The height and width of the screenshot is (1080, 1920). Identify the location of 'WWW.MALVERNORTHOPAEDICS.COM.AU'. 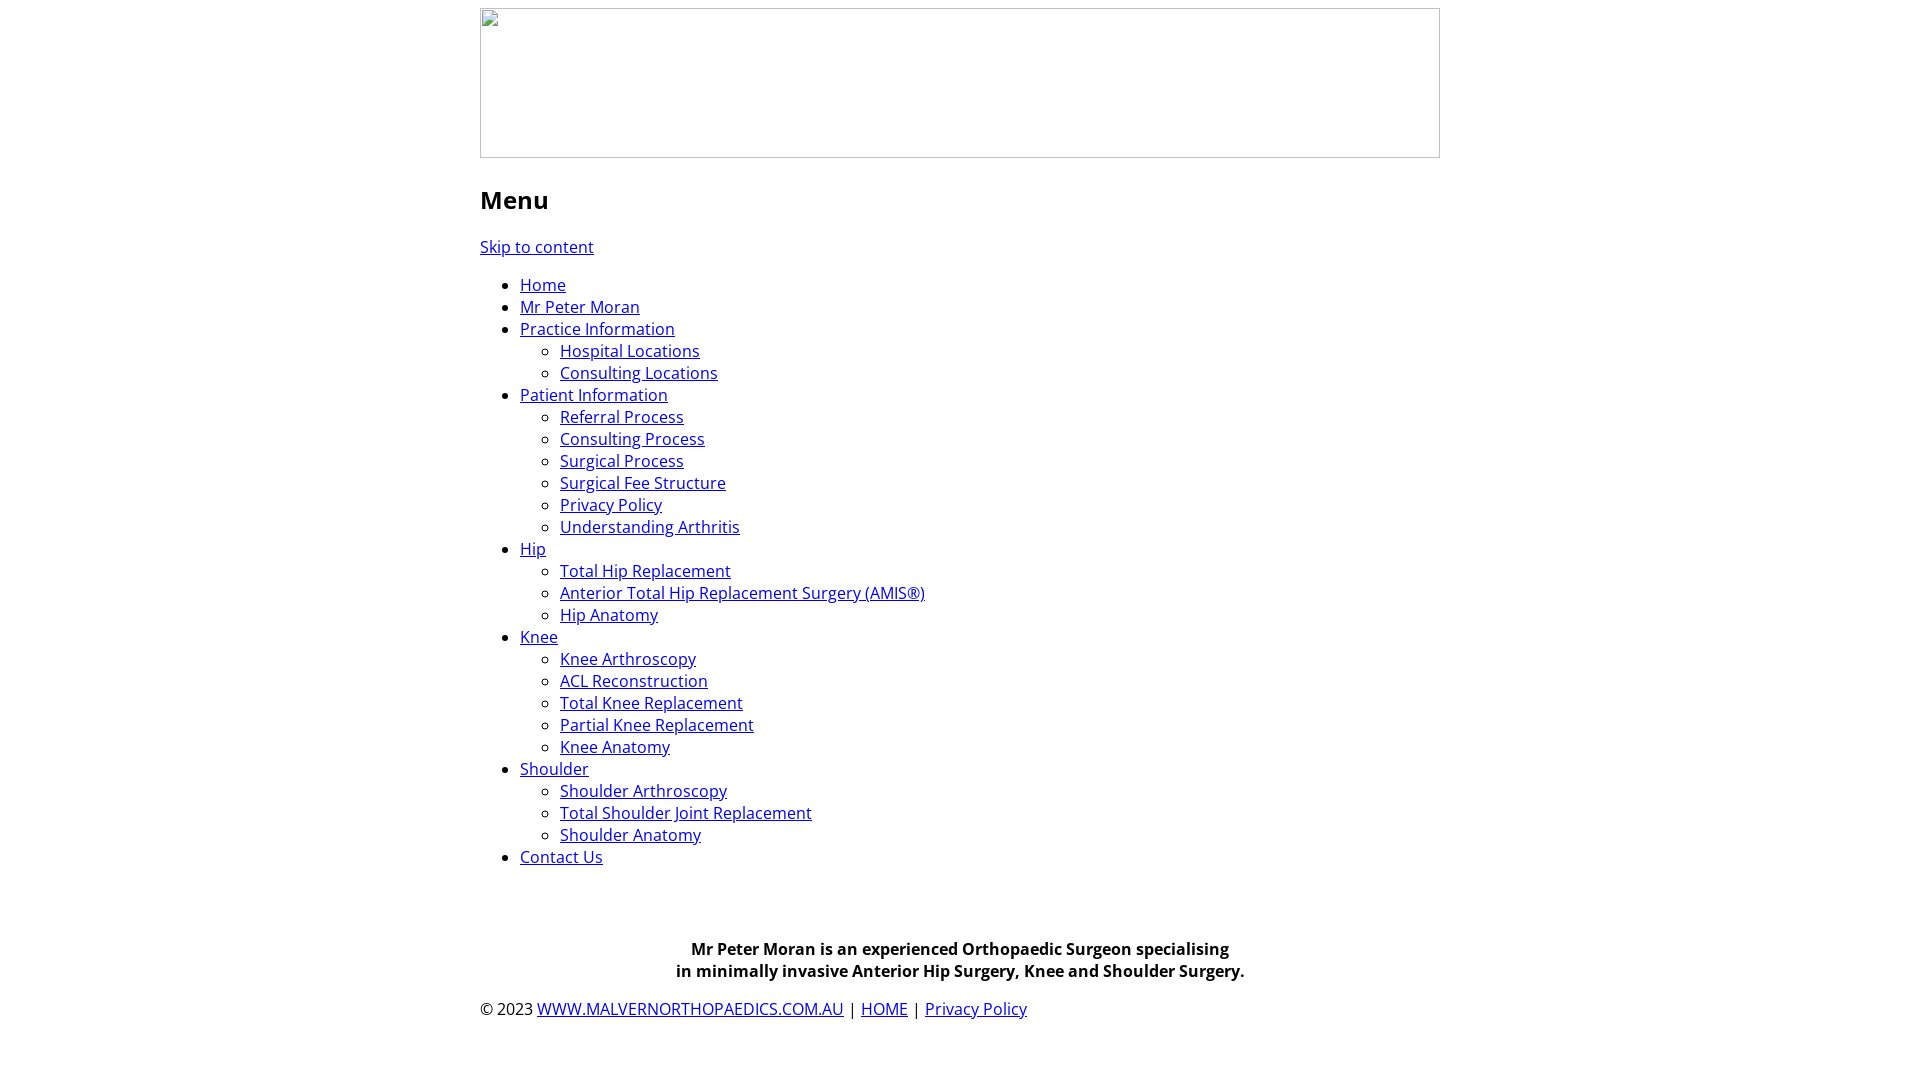
(690, 1009).